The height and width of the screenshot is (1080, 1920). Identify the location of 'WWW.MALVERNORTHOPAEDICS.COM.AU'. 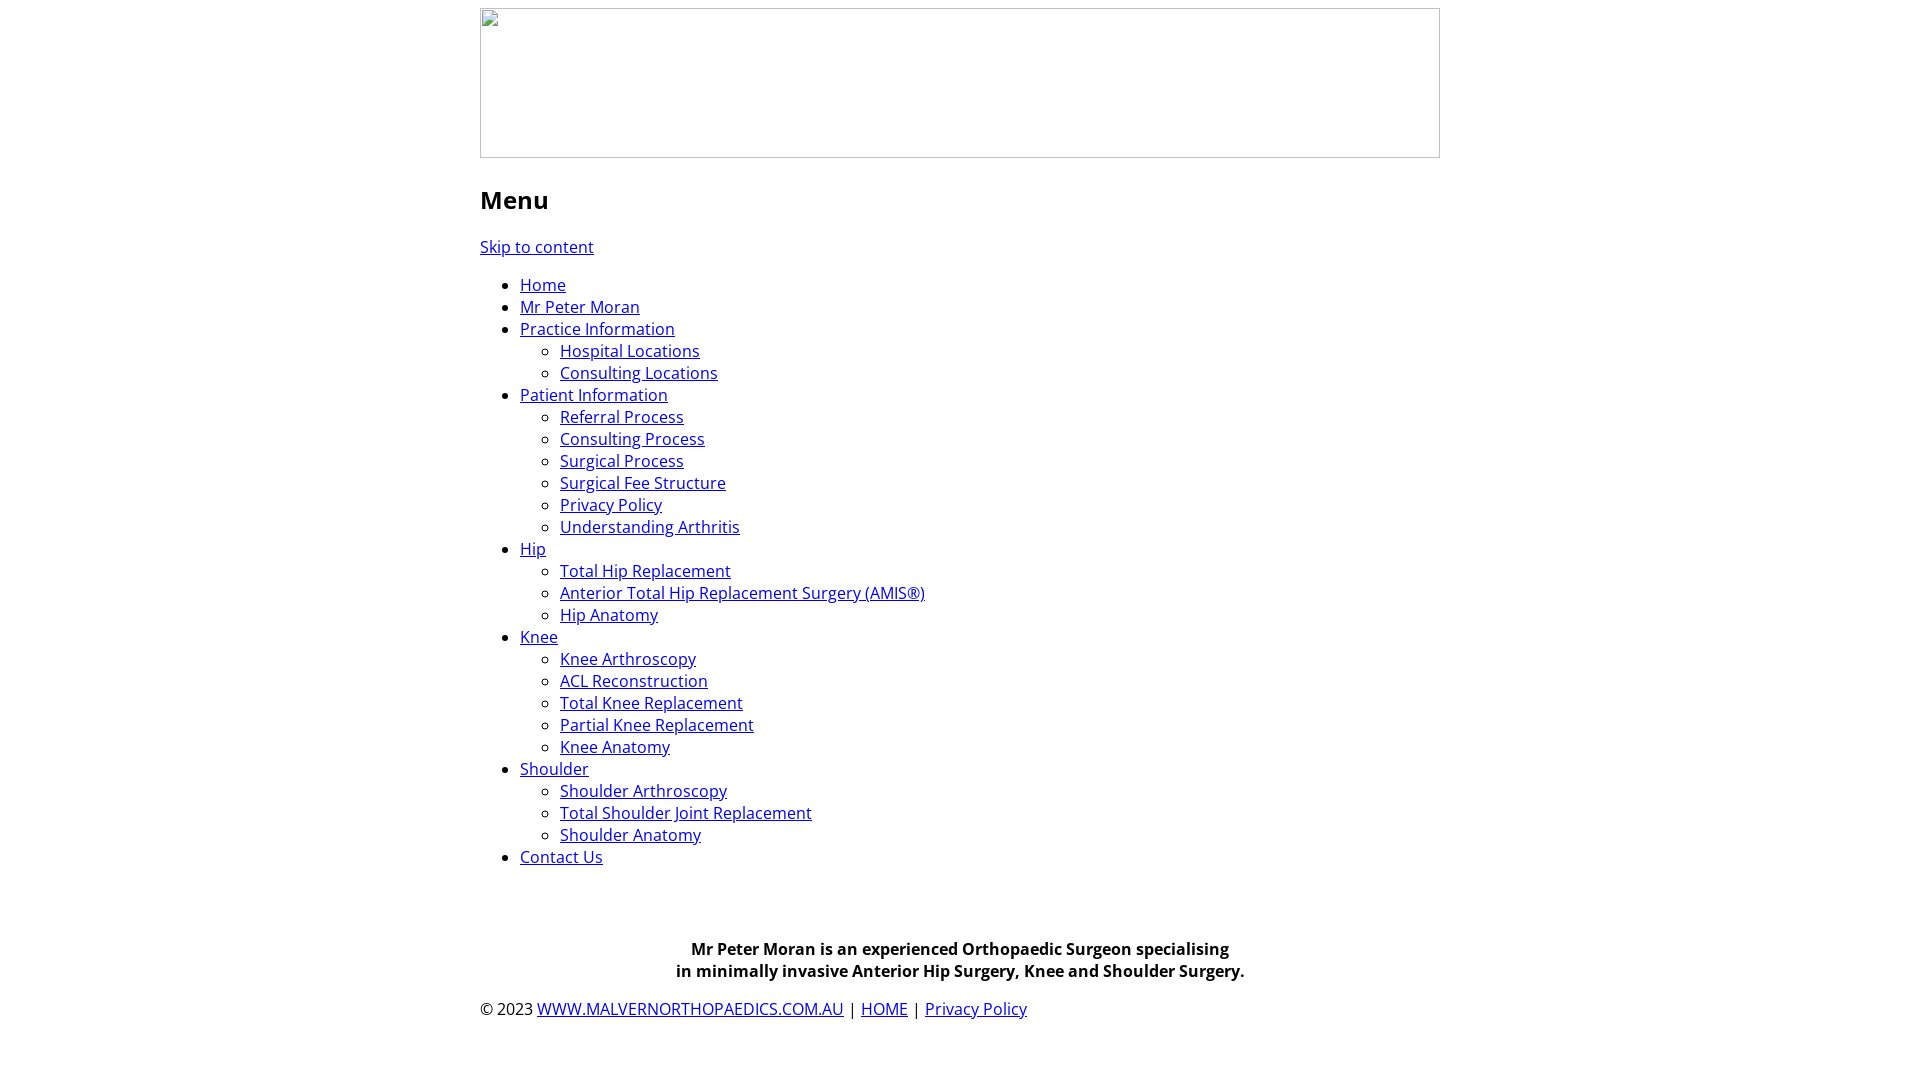
(690, 1009).